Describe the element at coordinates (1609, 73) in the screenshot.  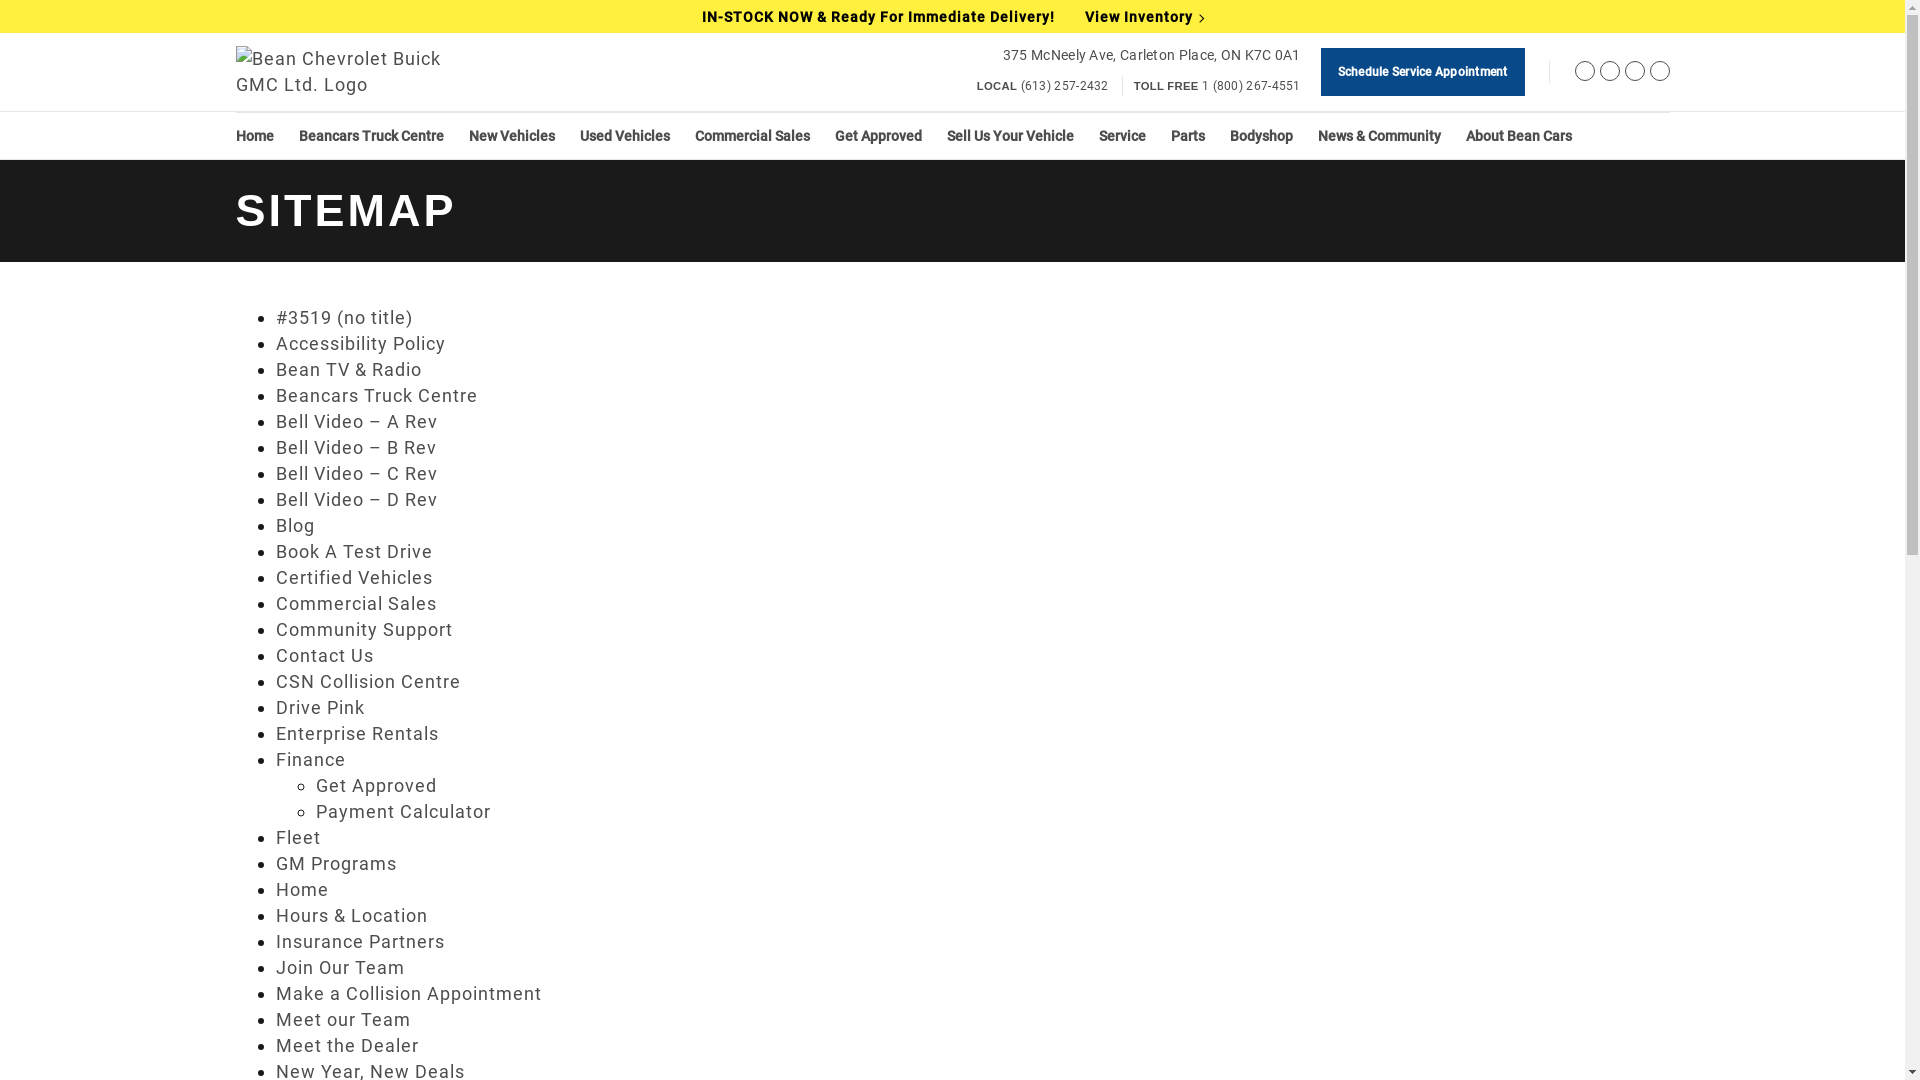
I see `'https://twitter.com/beanchevbuickgm'` at that location.